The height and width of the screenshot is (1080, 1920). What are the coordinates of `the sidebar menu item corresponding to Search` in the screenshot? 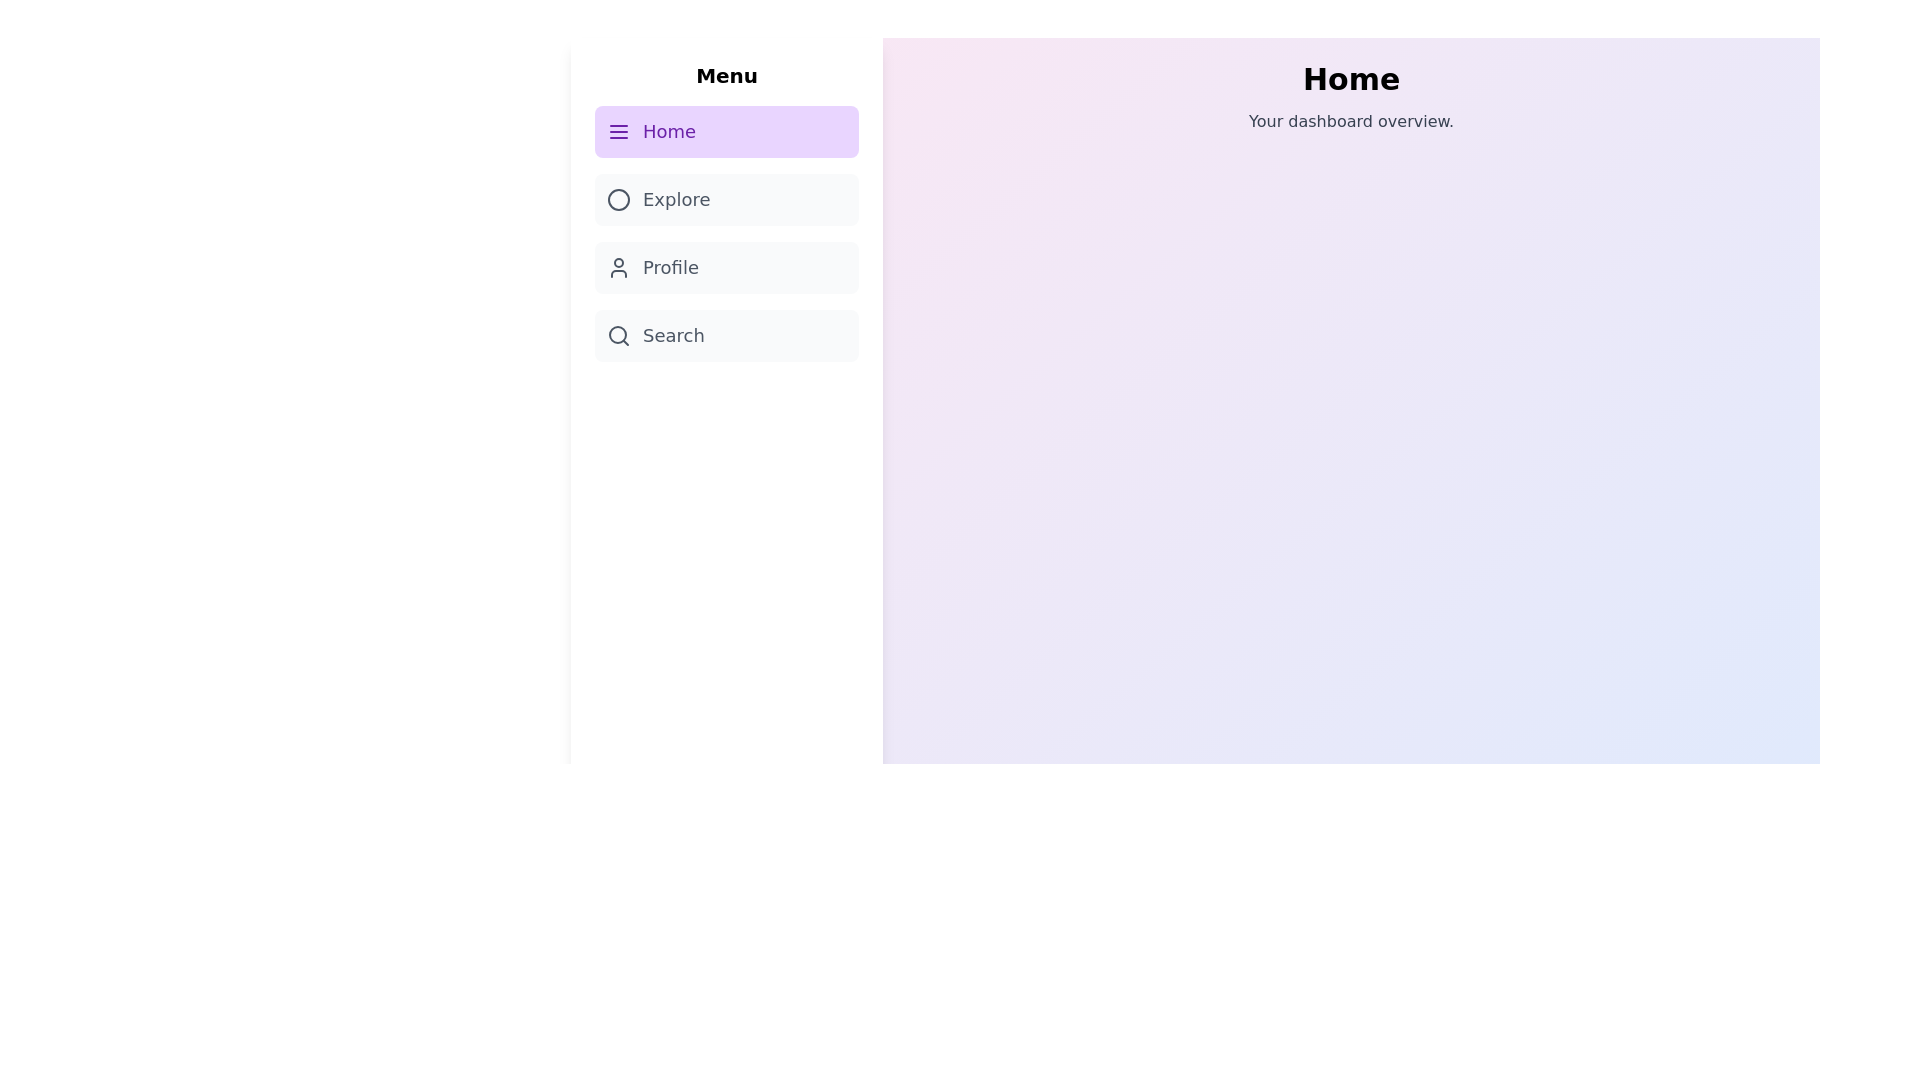 It's located at (725, 334).